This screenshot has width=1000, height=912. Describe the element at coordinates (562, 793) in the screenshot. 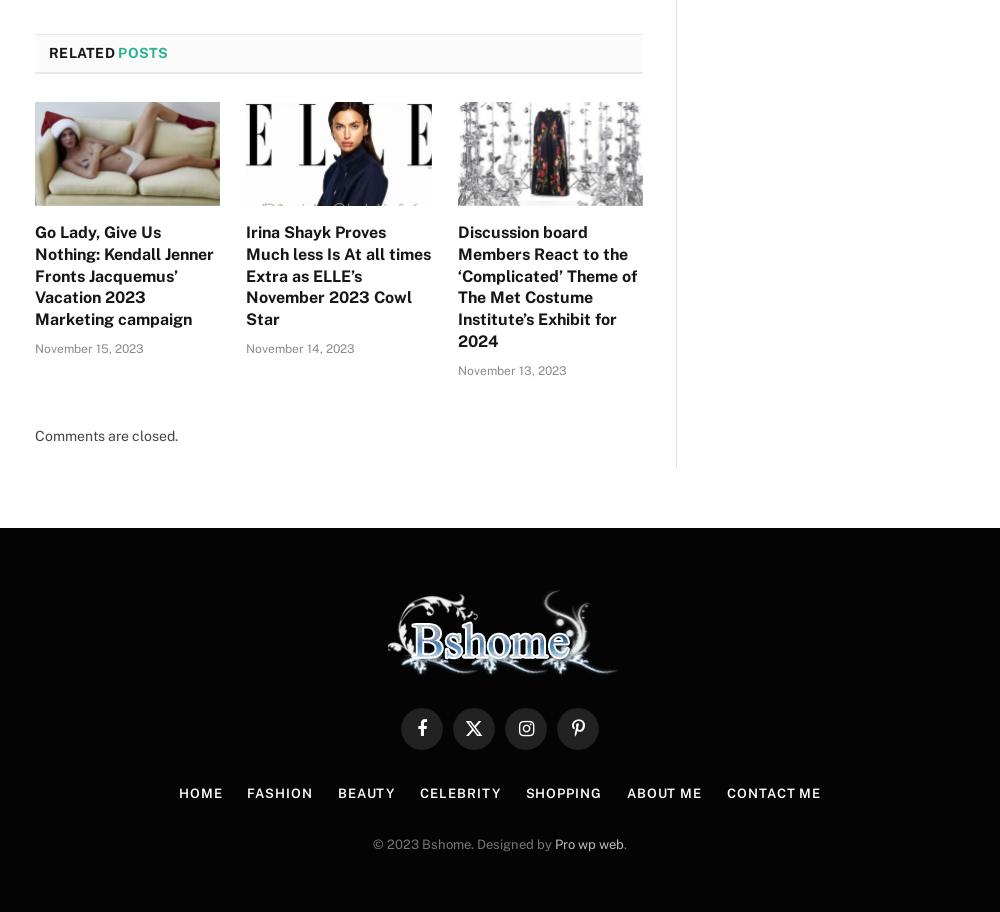

I see `'Shopping'` at that location.